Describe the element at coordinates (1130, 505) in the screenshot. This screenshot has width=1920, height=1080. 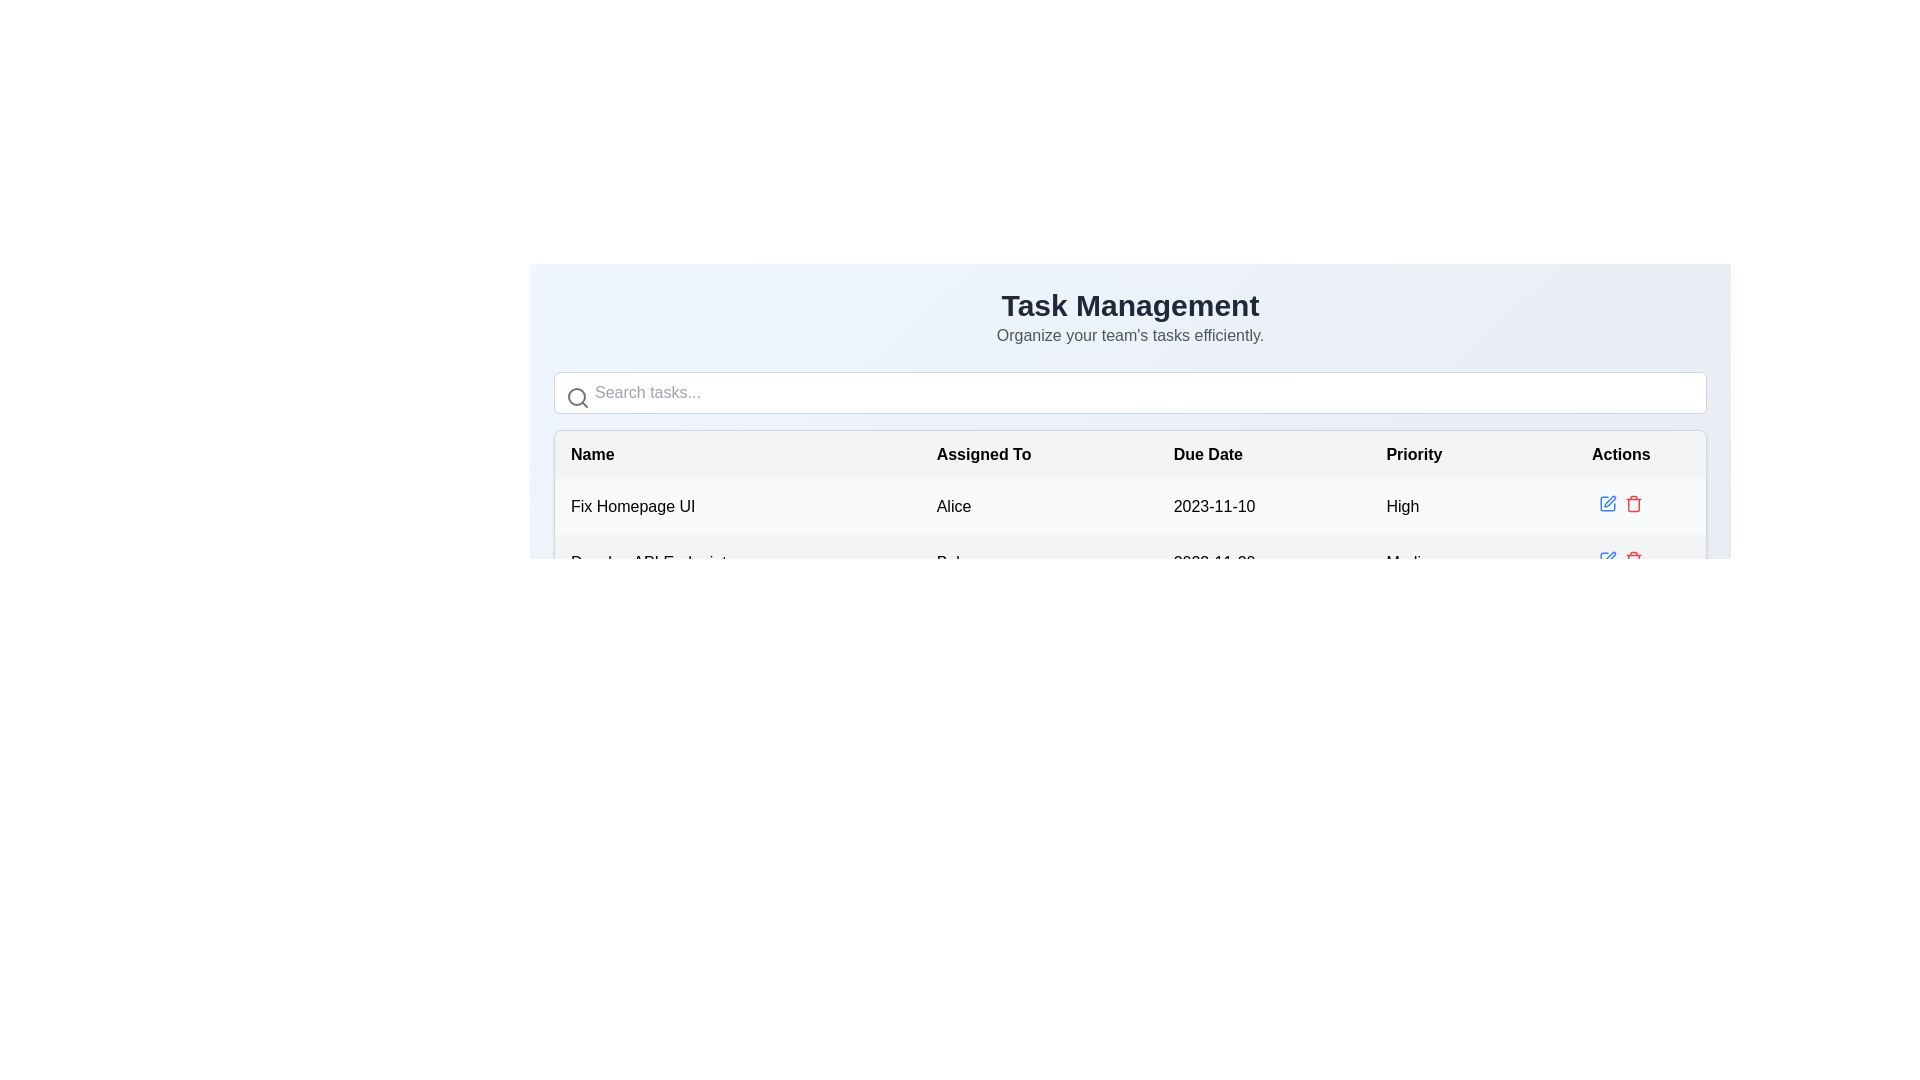
I see `the first row of the task management table displaying task 'Fix Homepage UI', assigned to 'Alice', due on '2023-11-10', with priority 'High'` at that location.